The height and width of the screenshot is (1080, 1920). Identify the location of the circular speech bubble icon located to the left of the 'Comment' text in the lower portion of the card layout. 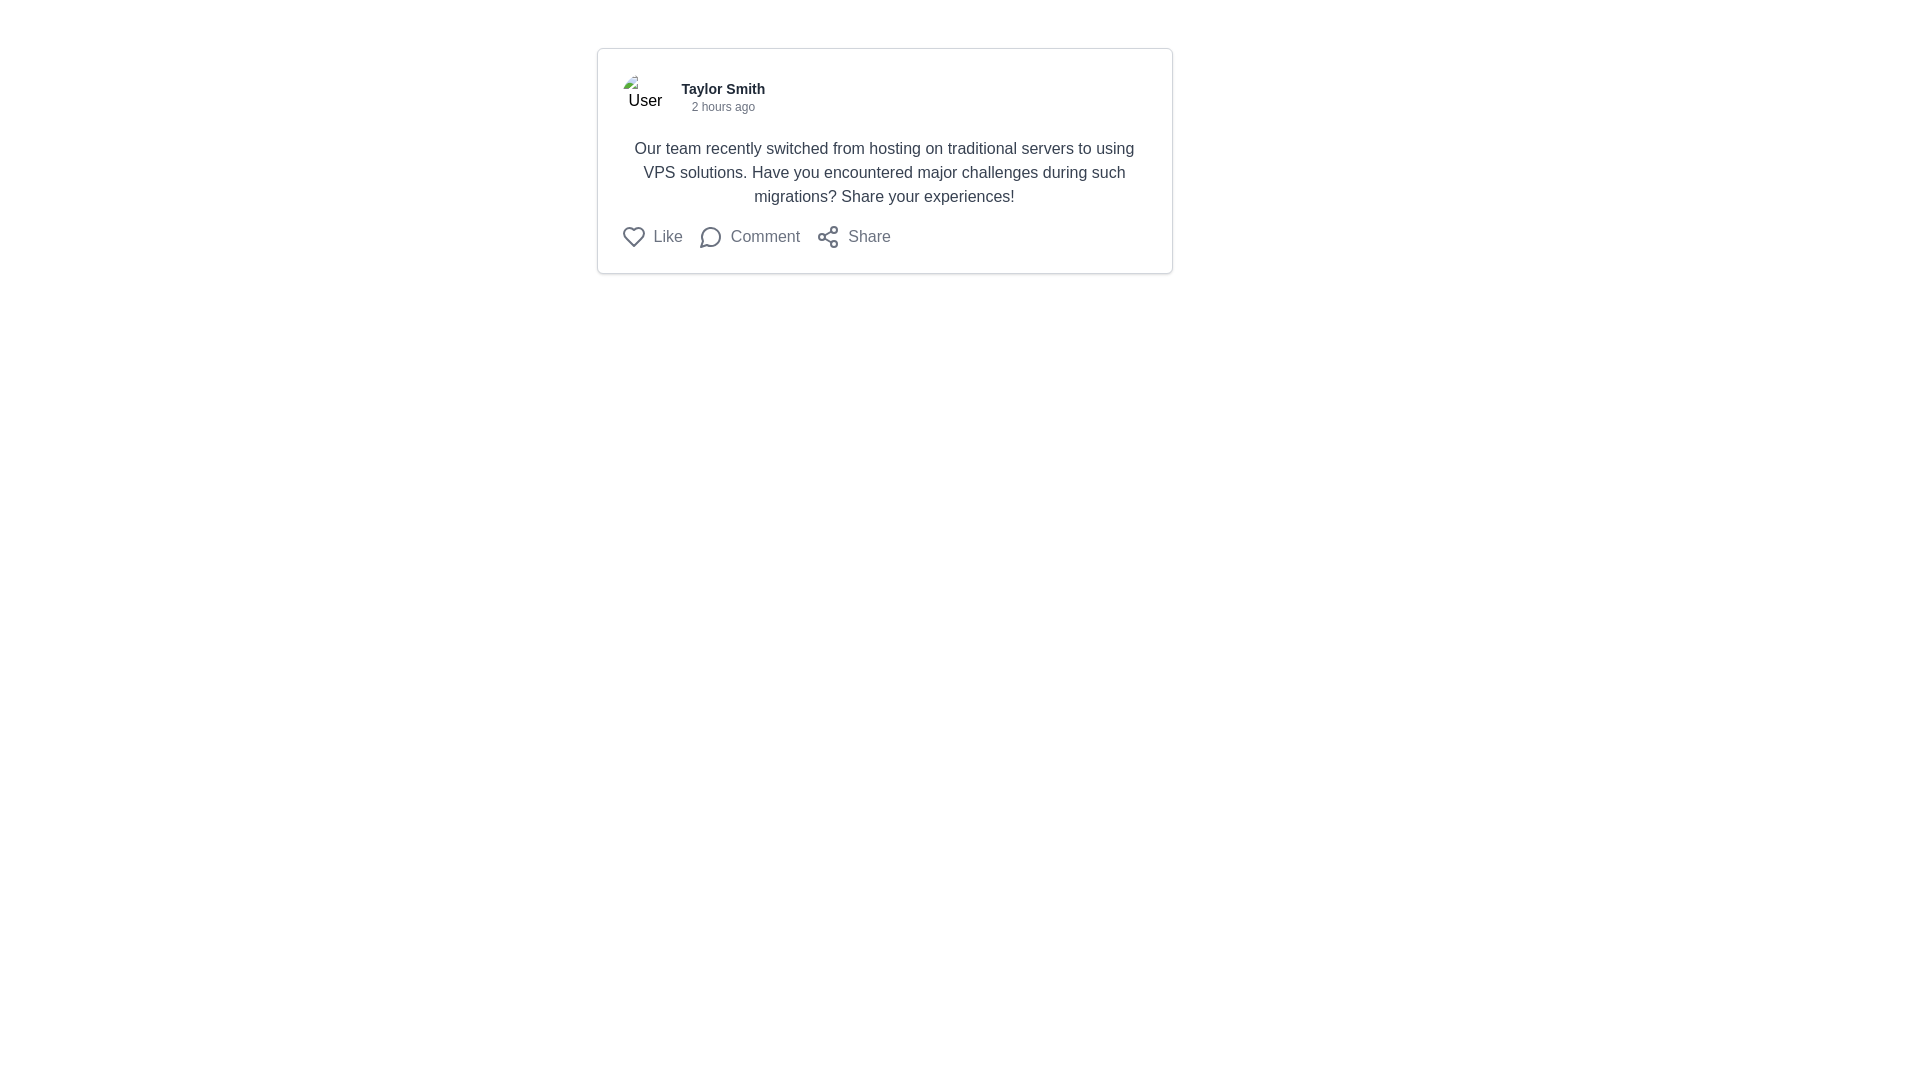
(710, 235).